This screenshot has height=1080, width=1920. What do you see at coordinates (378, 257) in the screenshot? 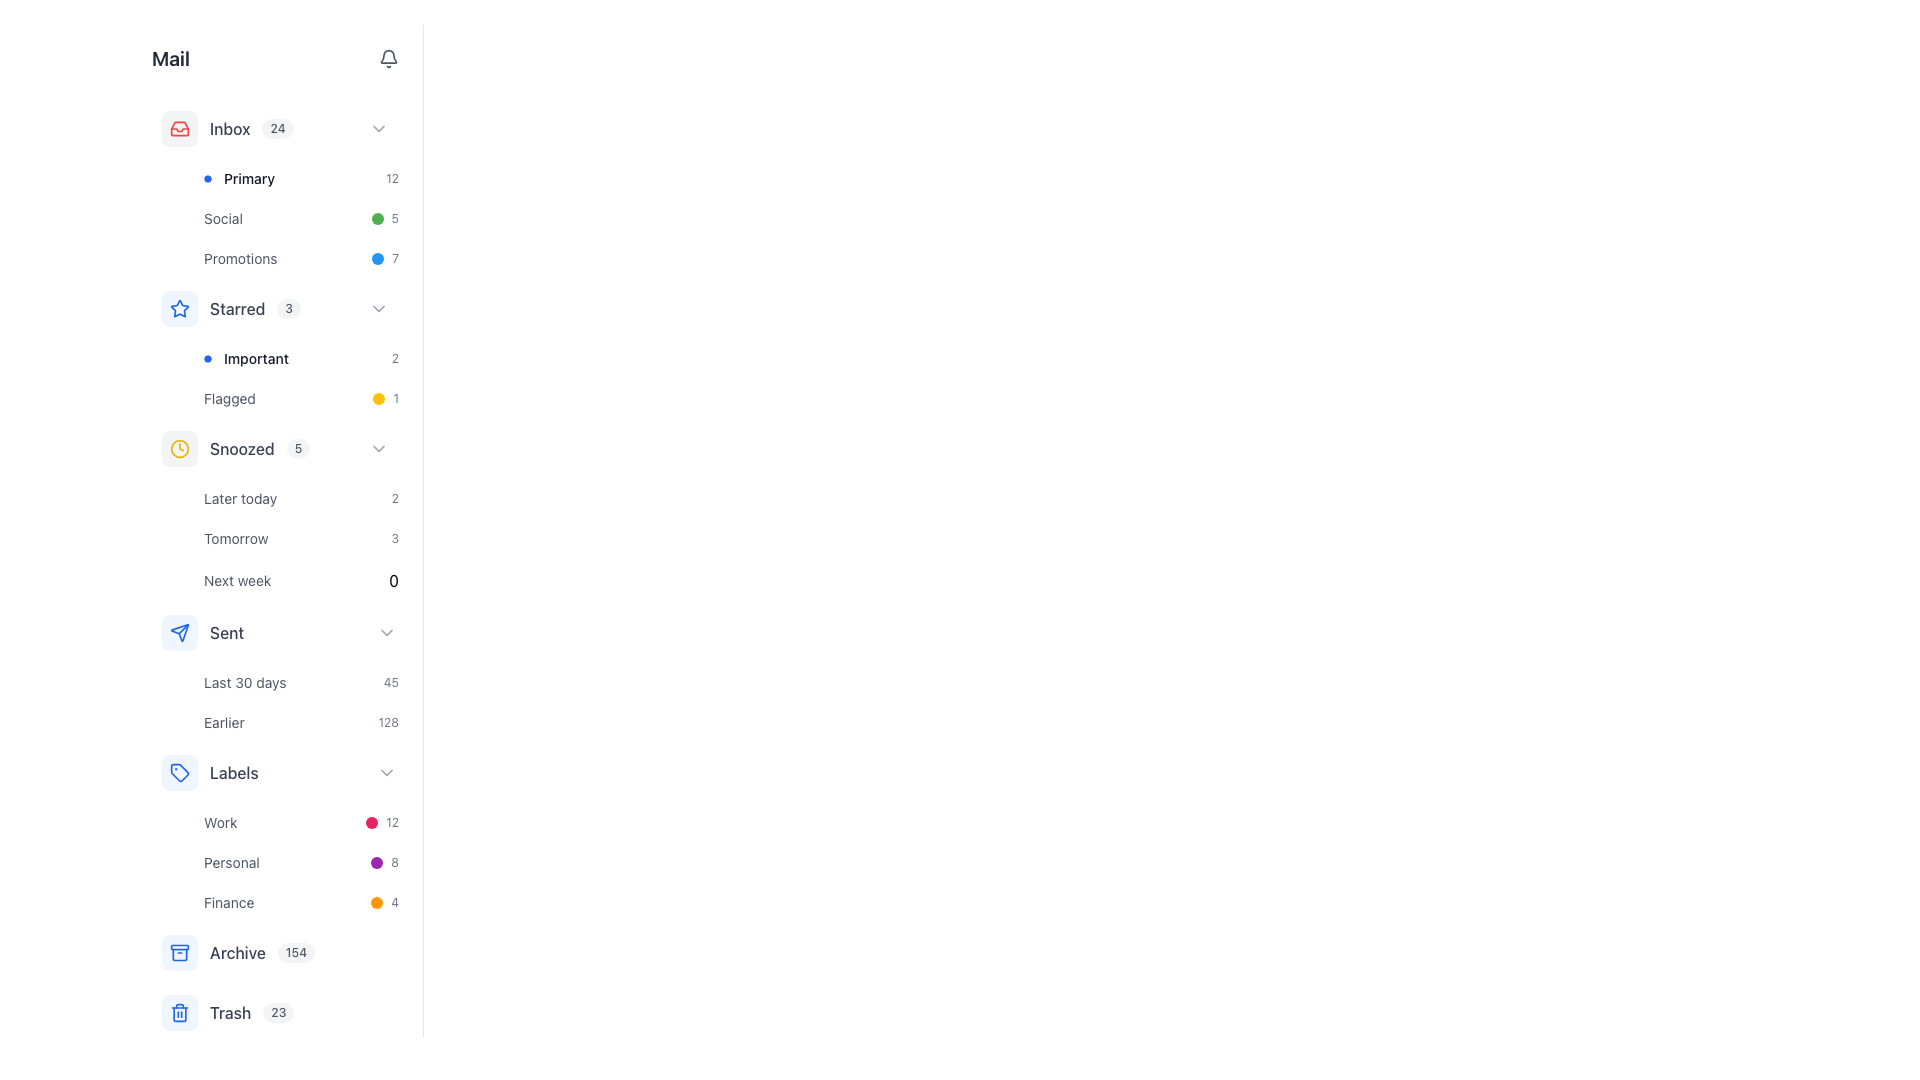
I see `the Circle marker (Indicator) representing the 'Promotions' category located to the left of the text '7' in the left navigation menu of the mail application` at bounding box center [378, 257].